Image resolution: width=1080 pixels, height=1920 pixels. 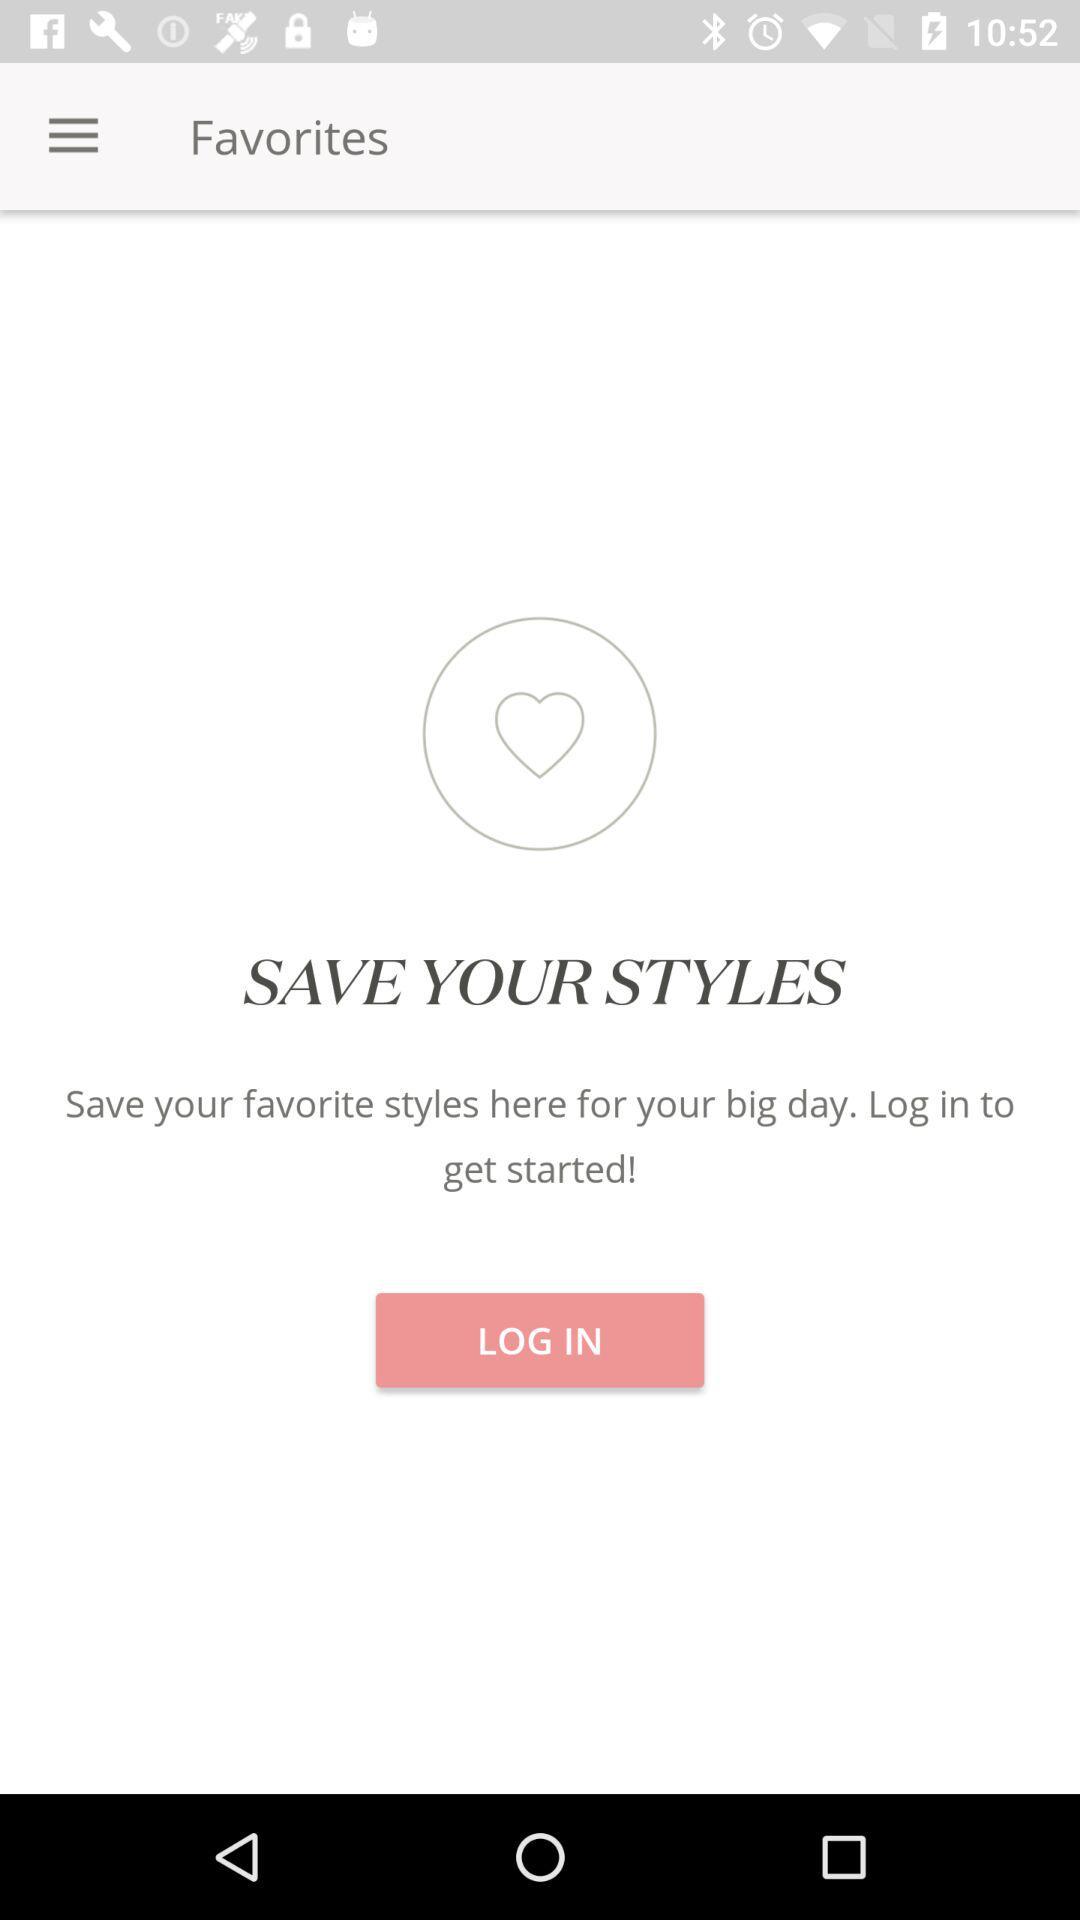 What do you see at coordinates (540, 279) in the screenshot?
I see `the item next to categories item` at bounding box center [540, 279].